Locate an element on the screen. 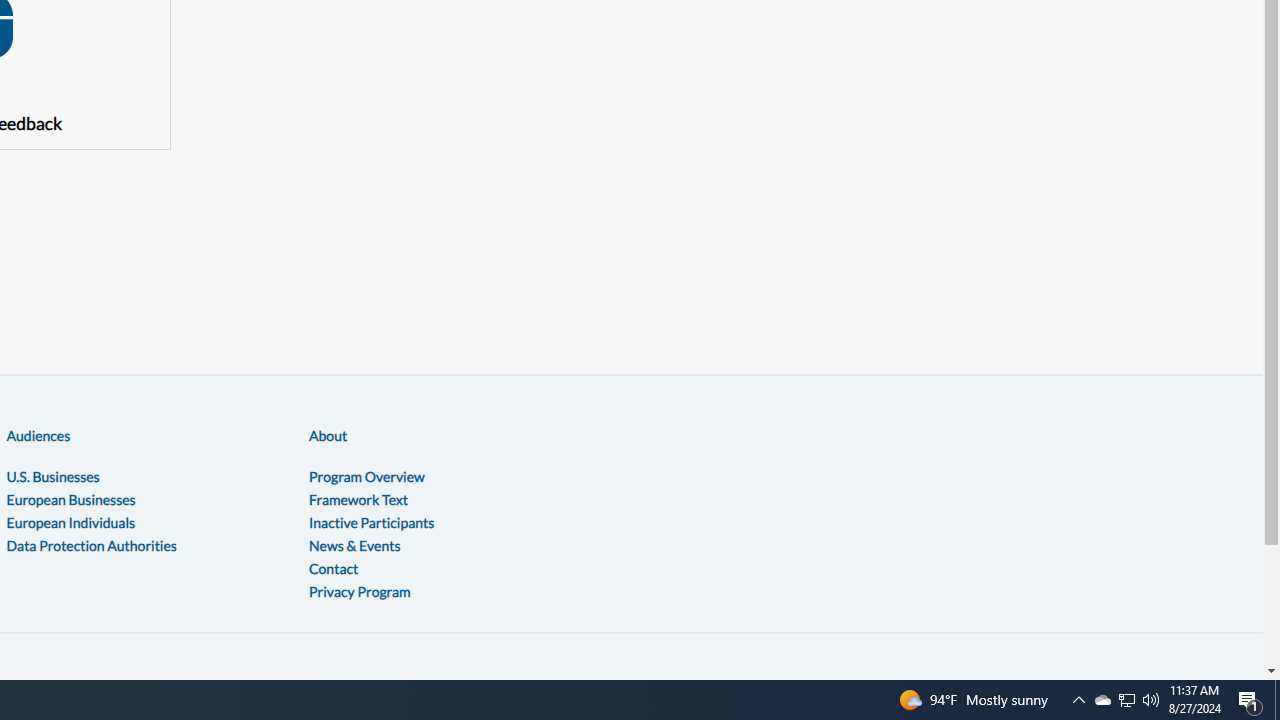  'Inactive Participants' is located at coordinates (371, 521).